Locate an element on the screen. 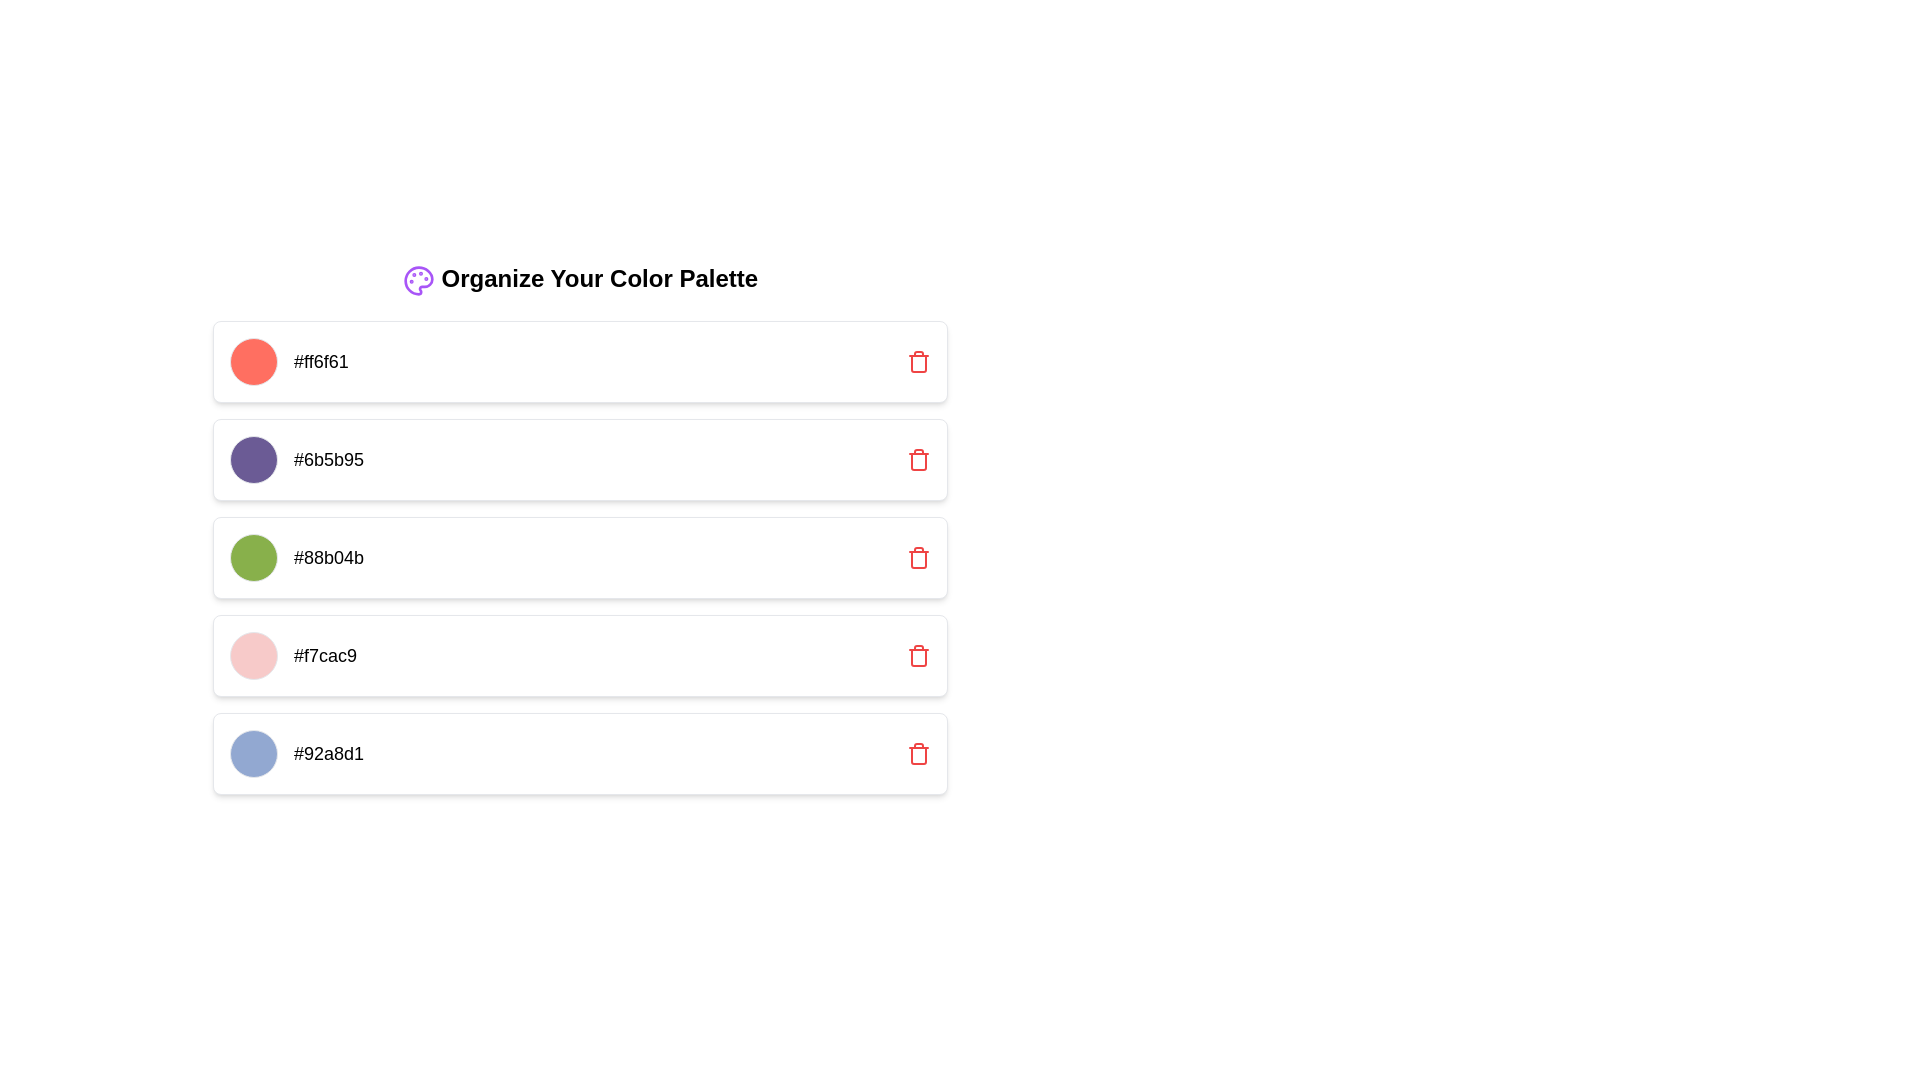 This screenshot has height=1080, width=1920. the second card in the vertical list under 'Organize Your Color Palette' that displays the color '#6b5b95' for additional options is located at coordinates (579, 459).